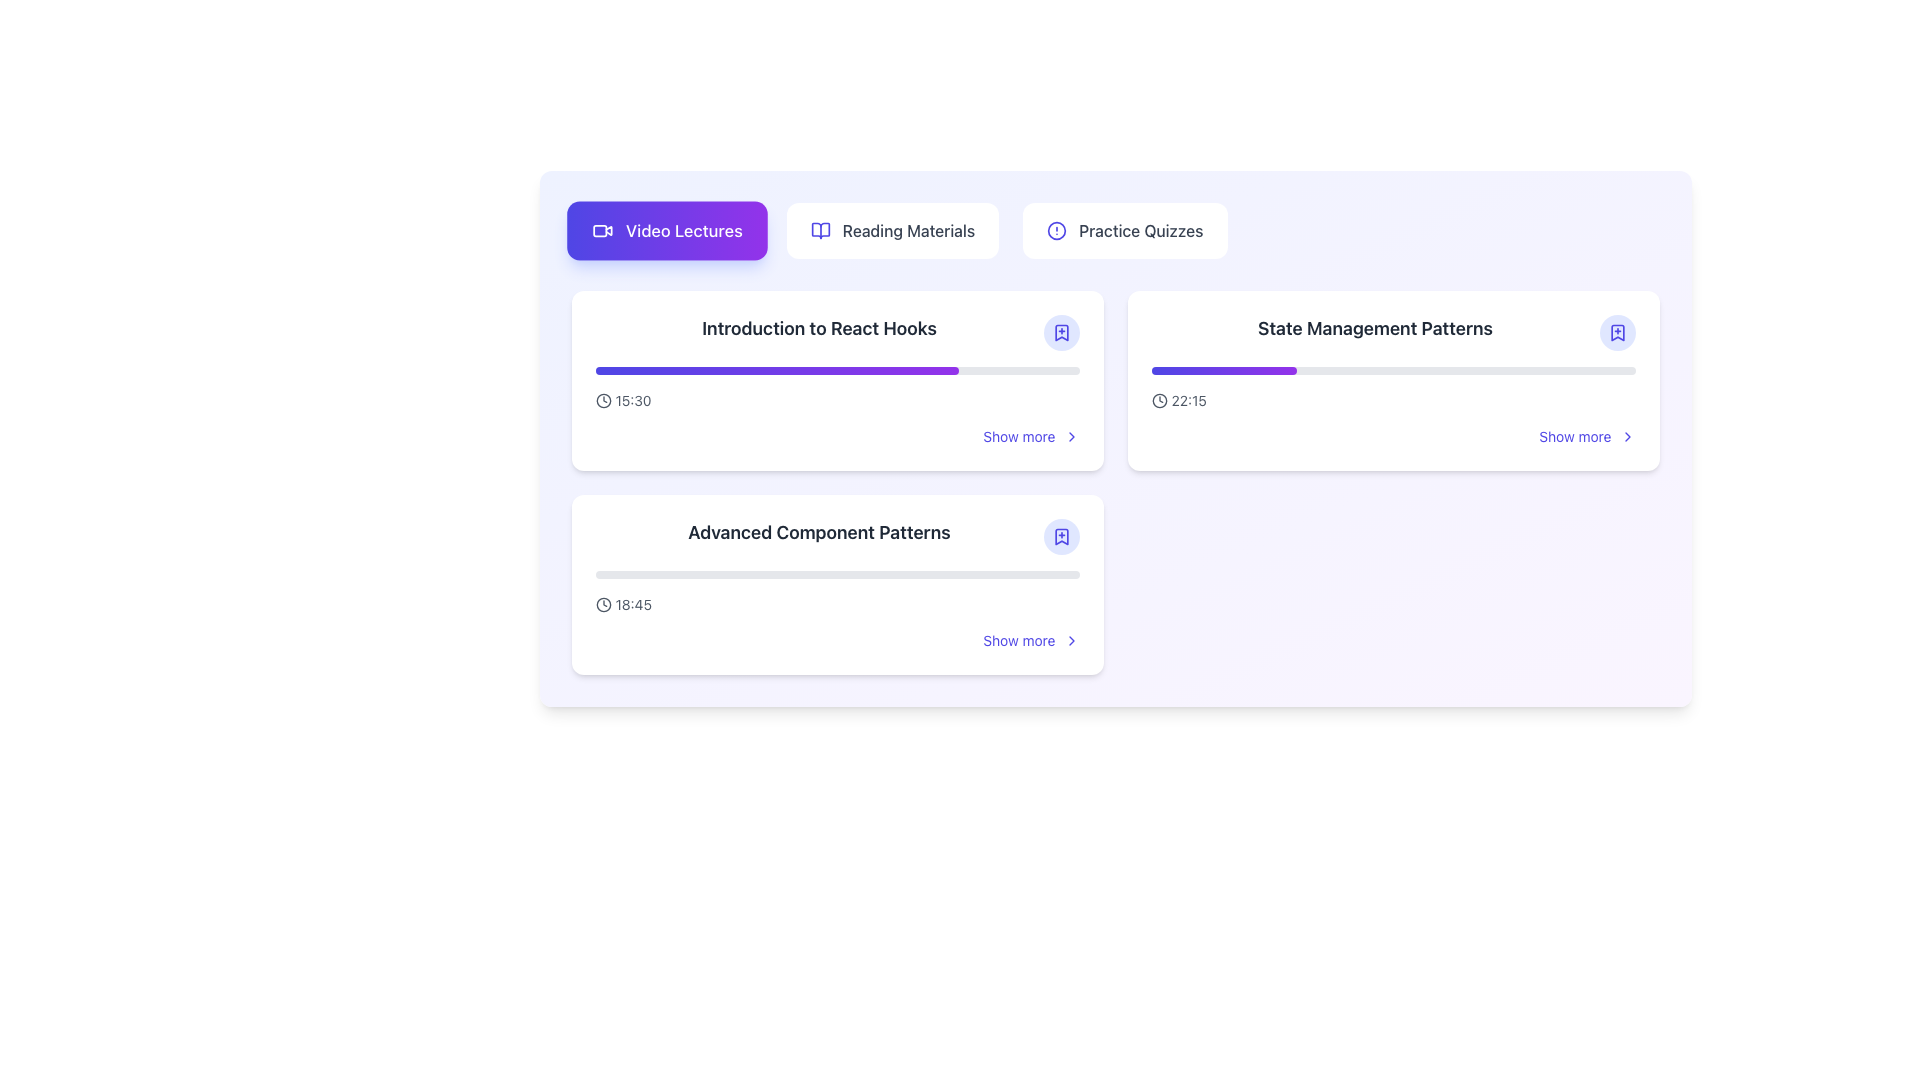  Describe the element at coordinates (1031, 640) in the screenshot. I see `the Text button with an icon located at the bottom-right corner of the 'Advanced Component Patterns' section` at that location.